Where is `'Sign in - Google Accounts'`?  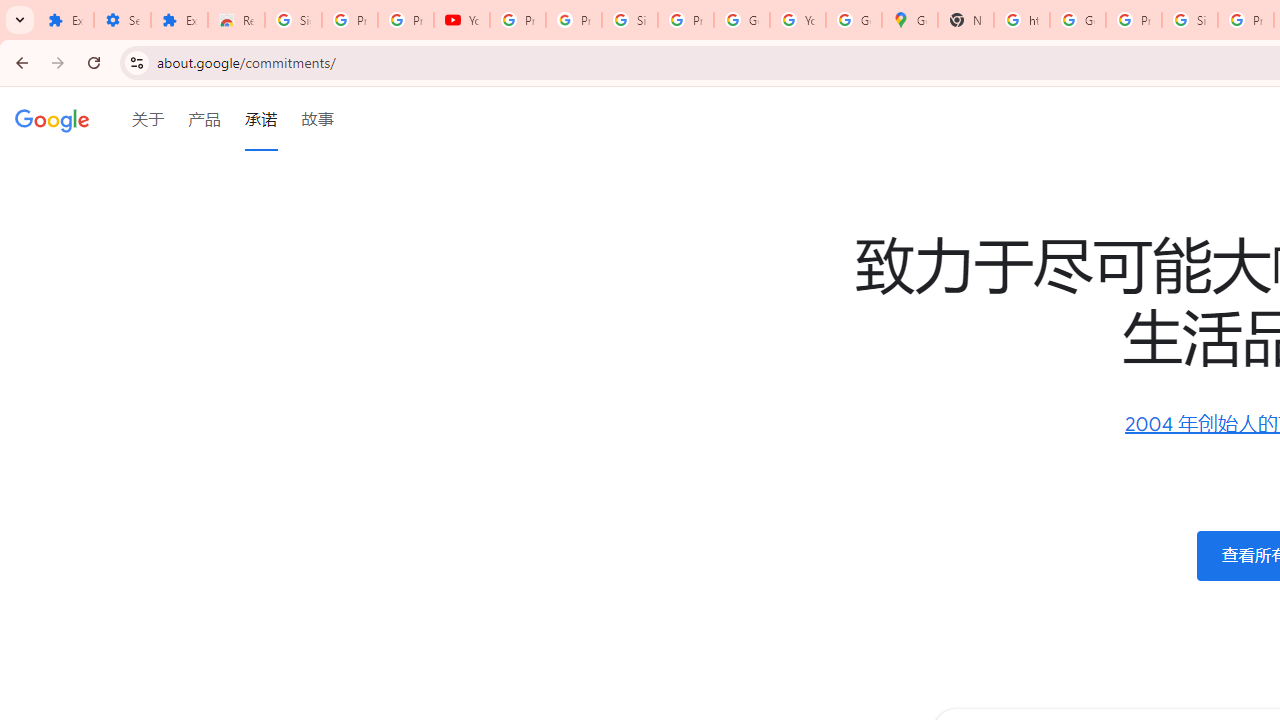
'Sign in - Google Accounts' is located at coordinates (1190, 20).